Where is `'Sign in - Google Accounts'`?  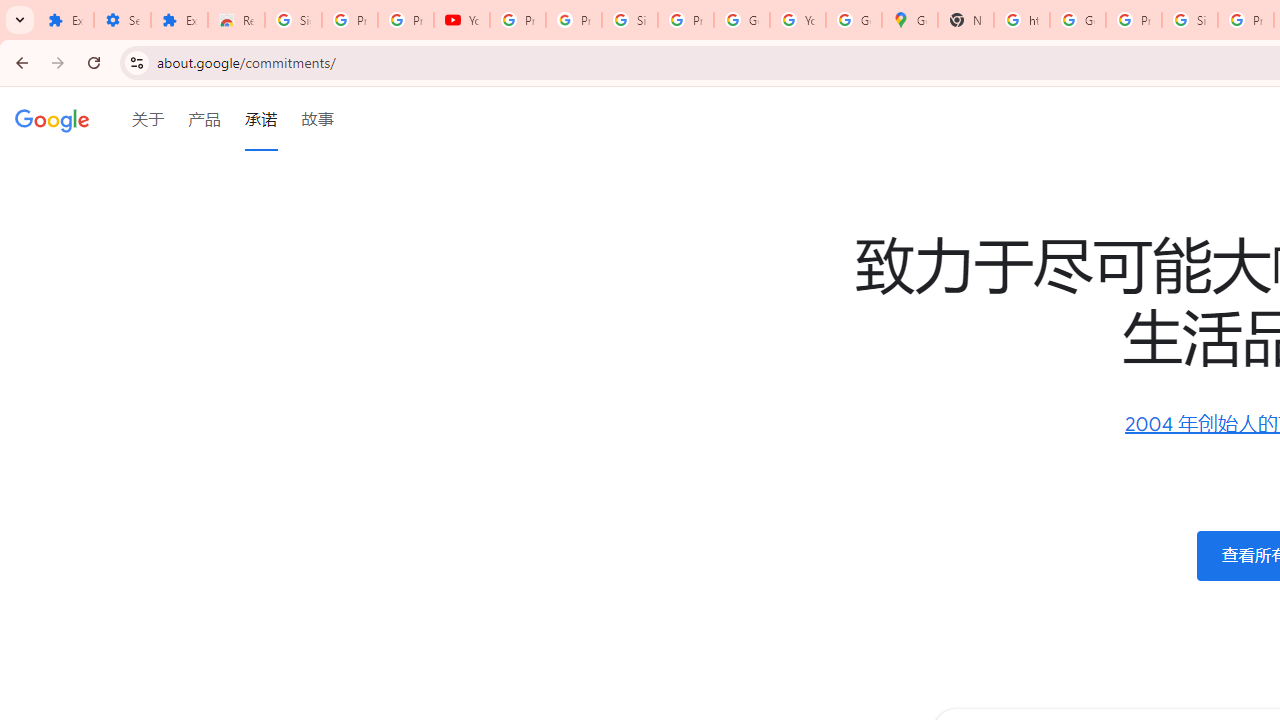
'Sign in - Google Accounts' is located at coordinates (1190, 20).